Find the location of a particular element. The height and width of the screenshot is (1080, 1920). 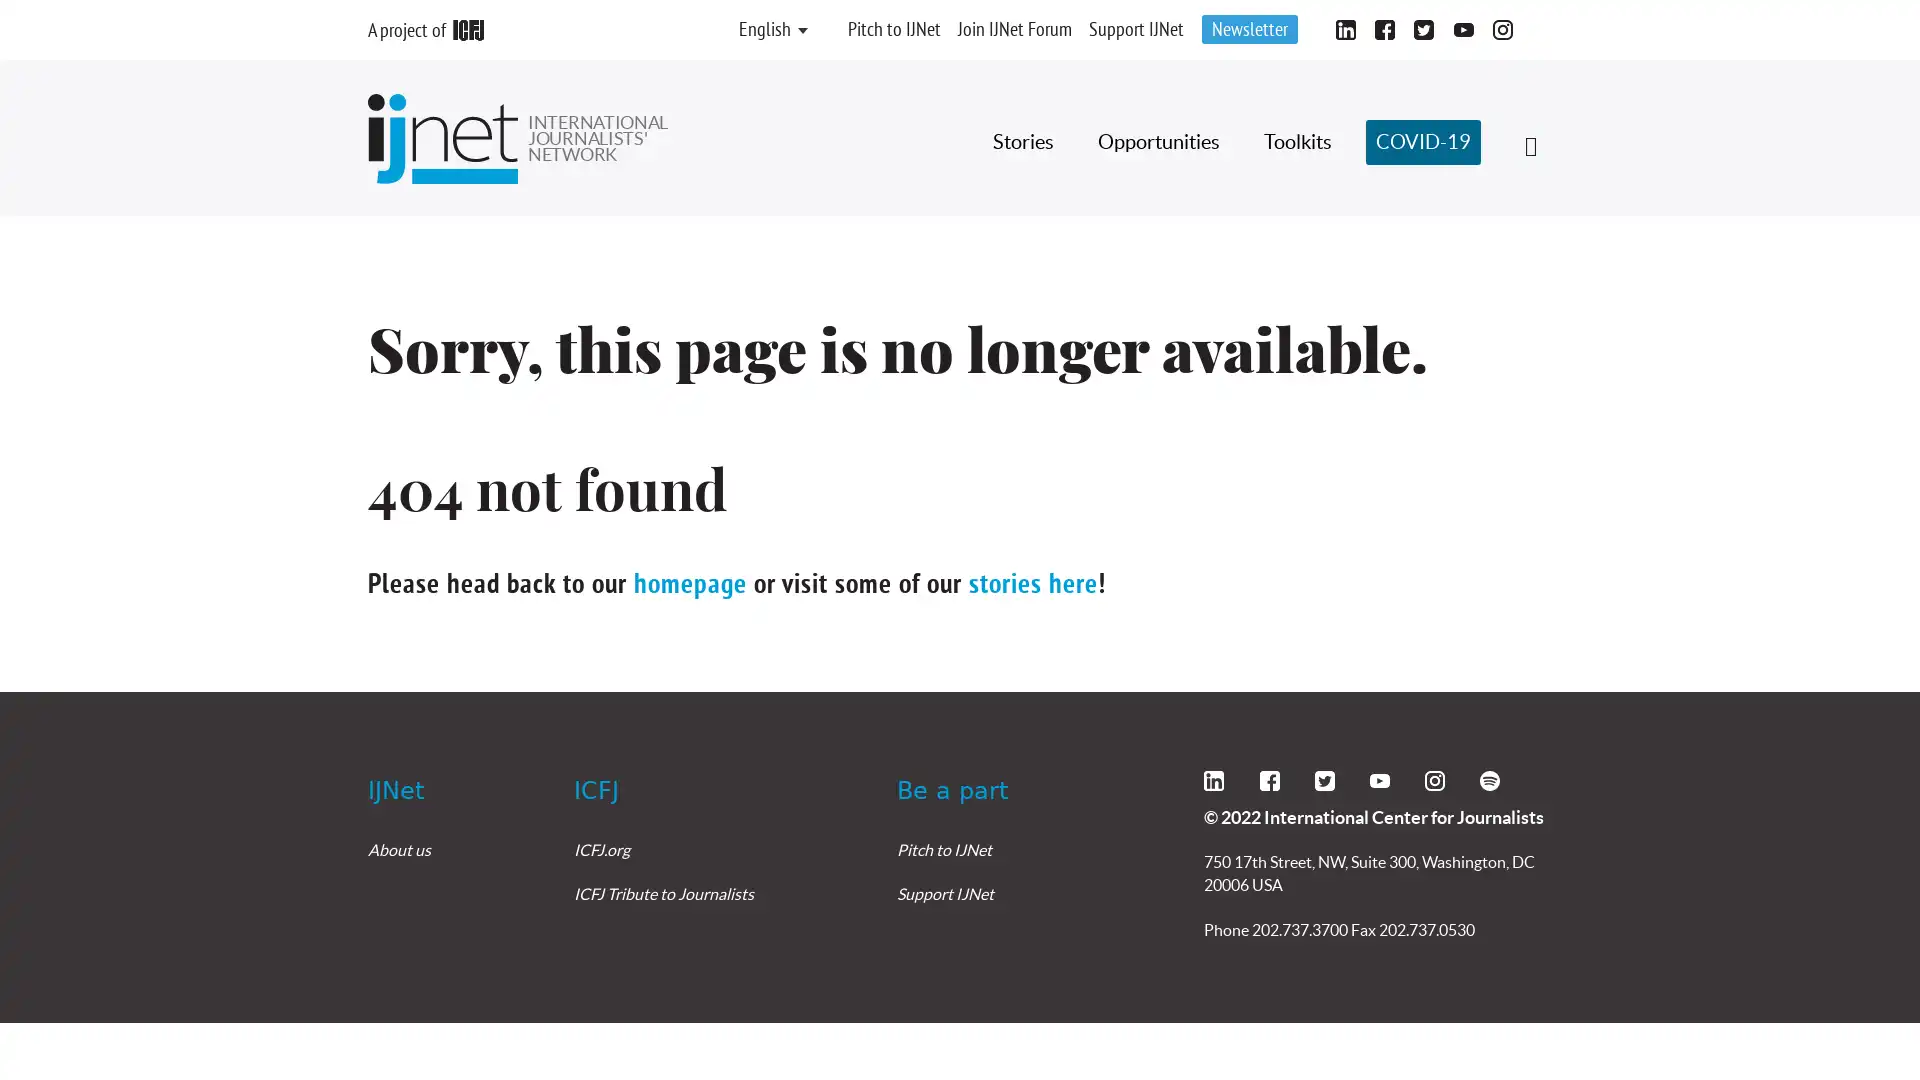

English is located at coordinates (763, 30).